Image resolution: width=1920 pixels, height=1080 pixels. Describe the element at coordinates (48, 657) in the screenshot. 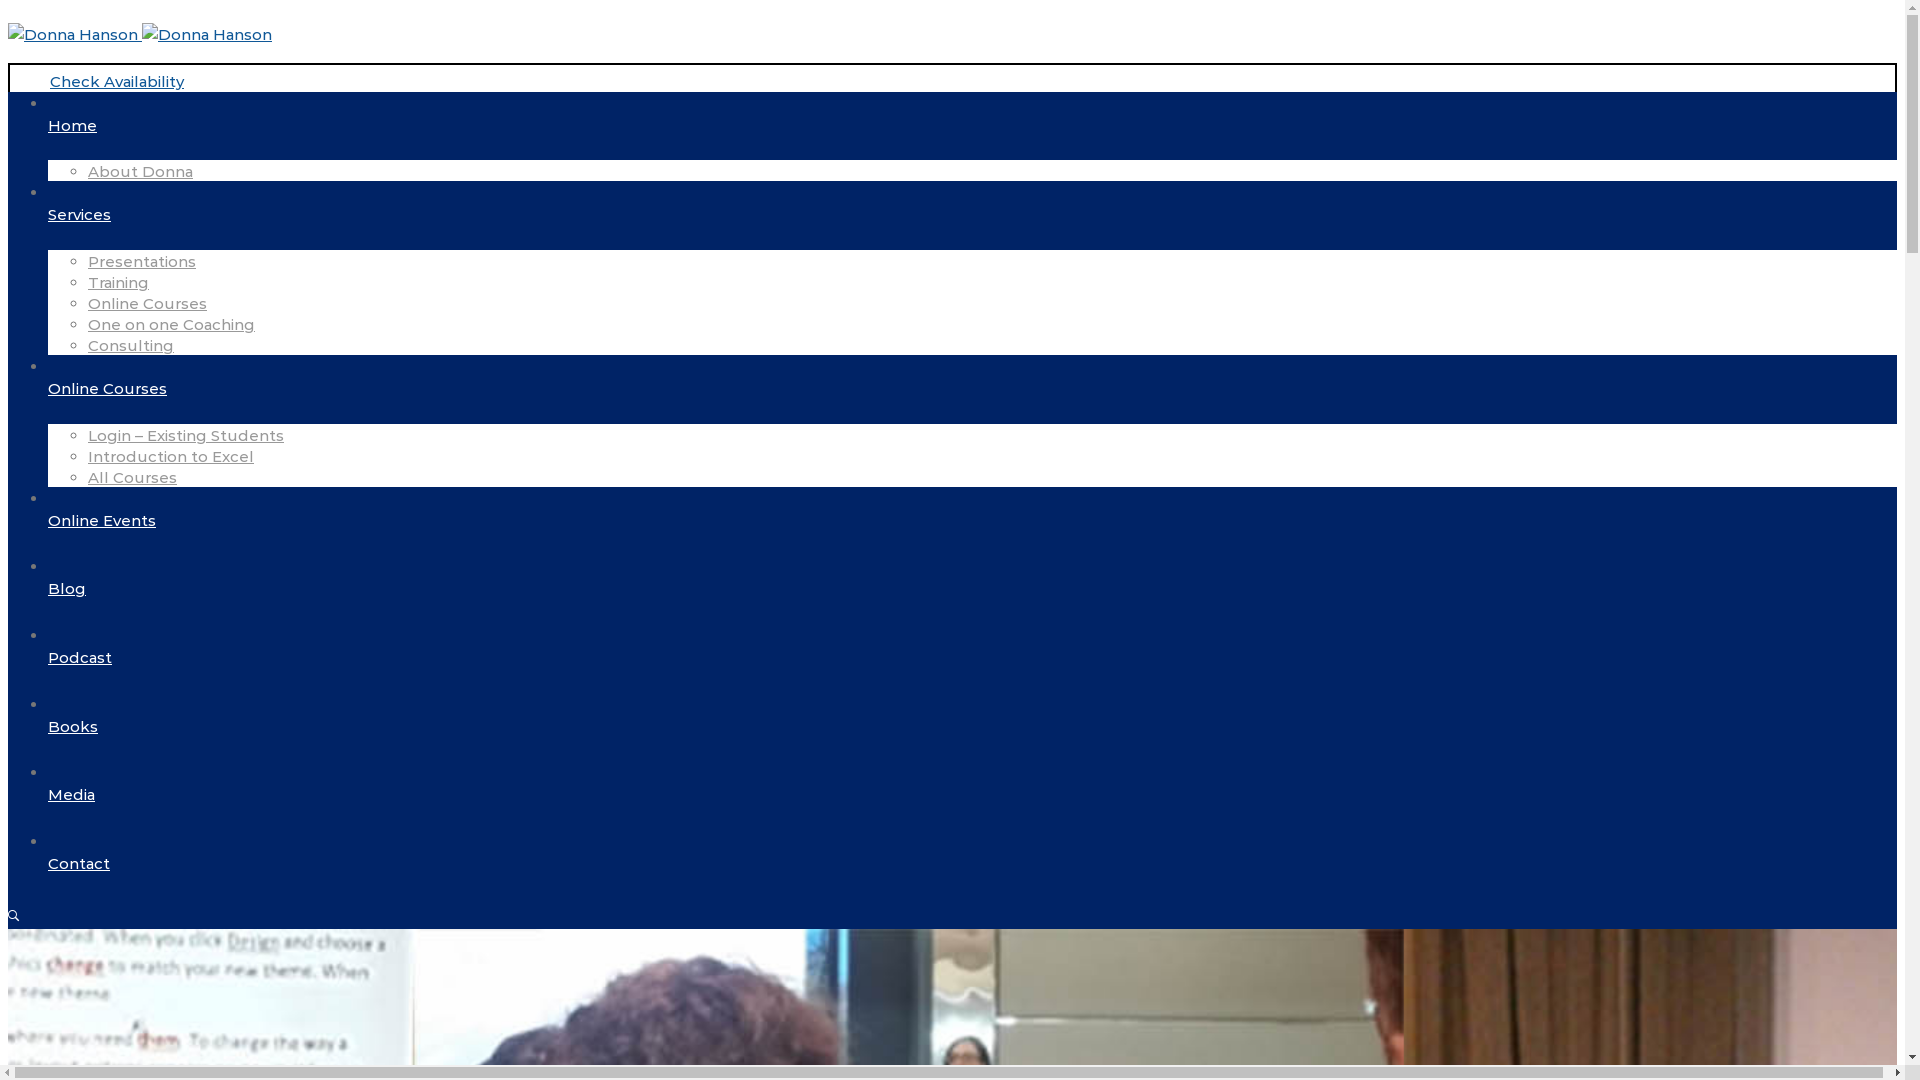

I see `'Podcast'` at that location.